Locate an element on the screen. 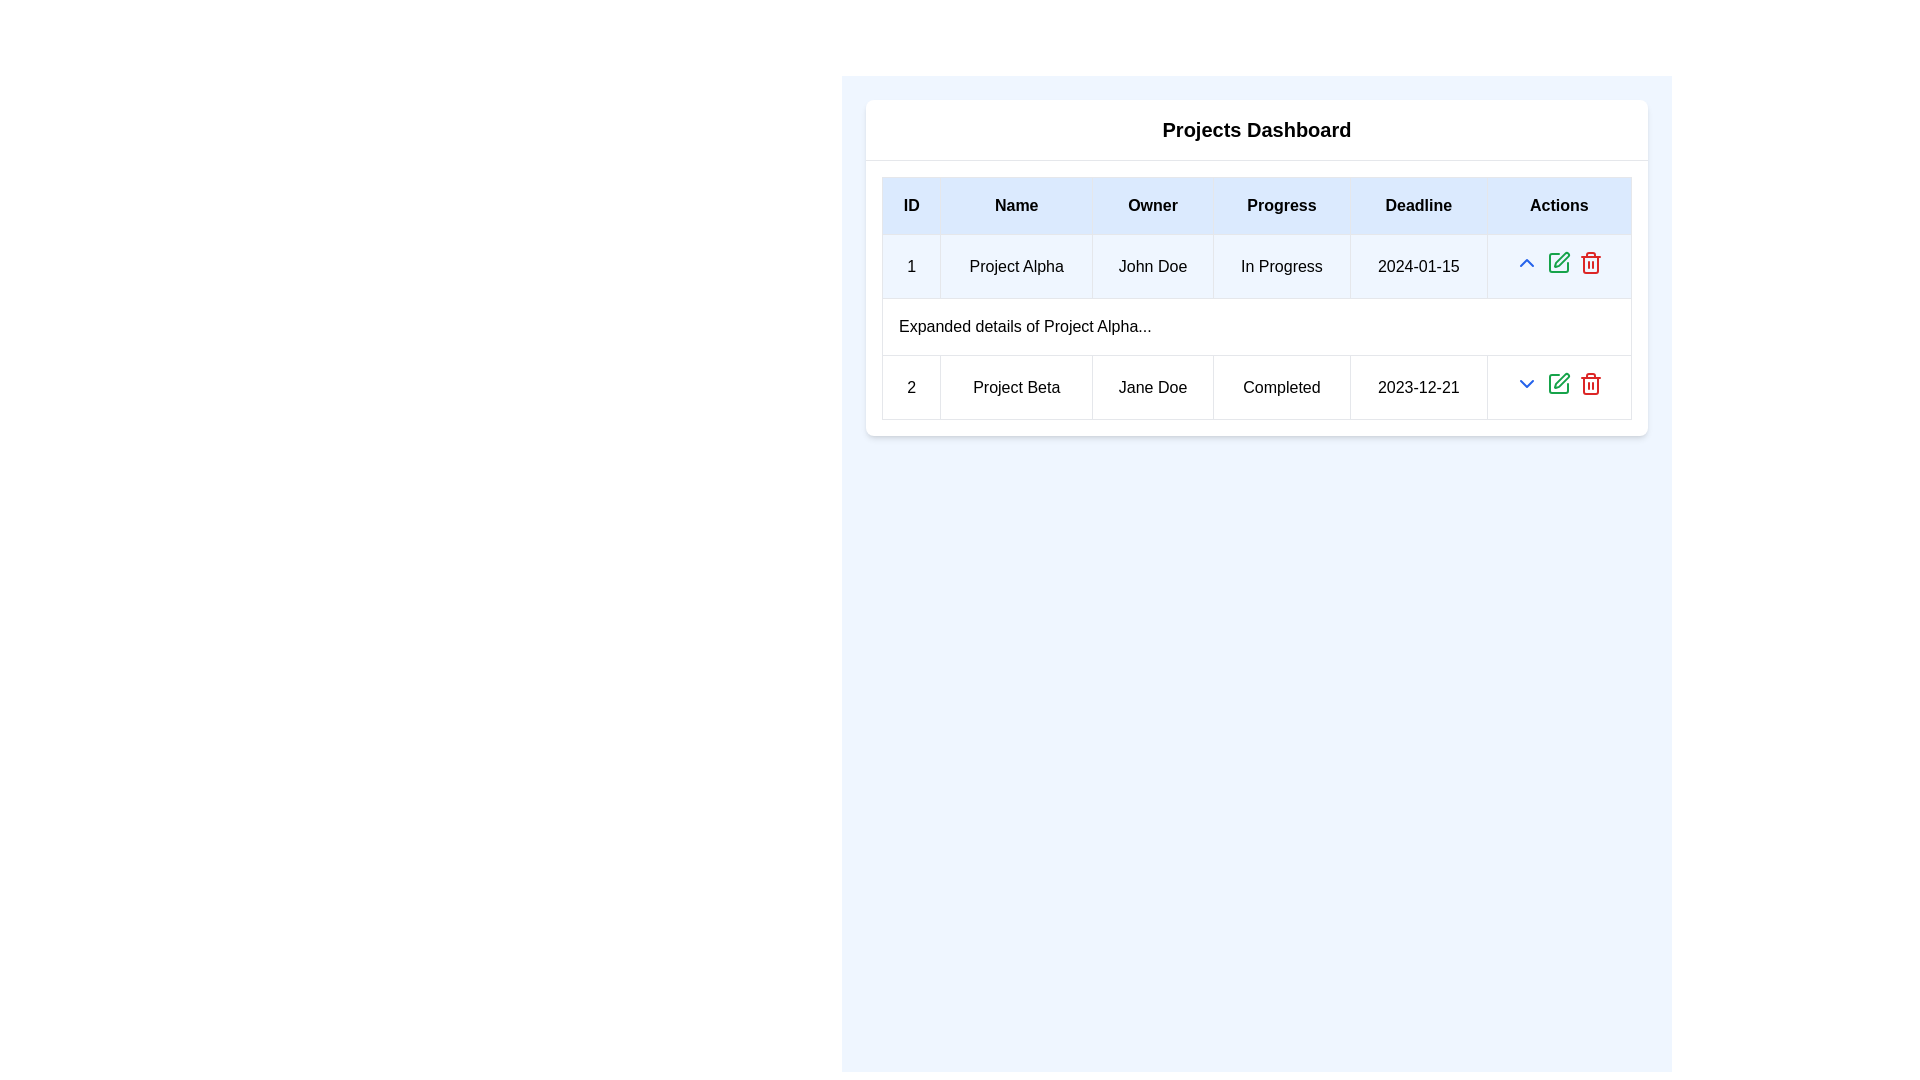 Image resolution: width=1920 pixels, height=1080 pixels. the green pen icon located in the action column of the first row in the project table is located at coordinates (1558, 261).